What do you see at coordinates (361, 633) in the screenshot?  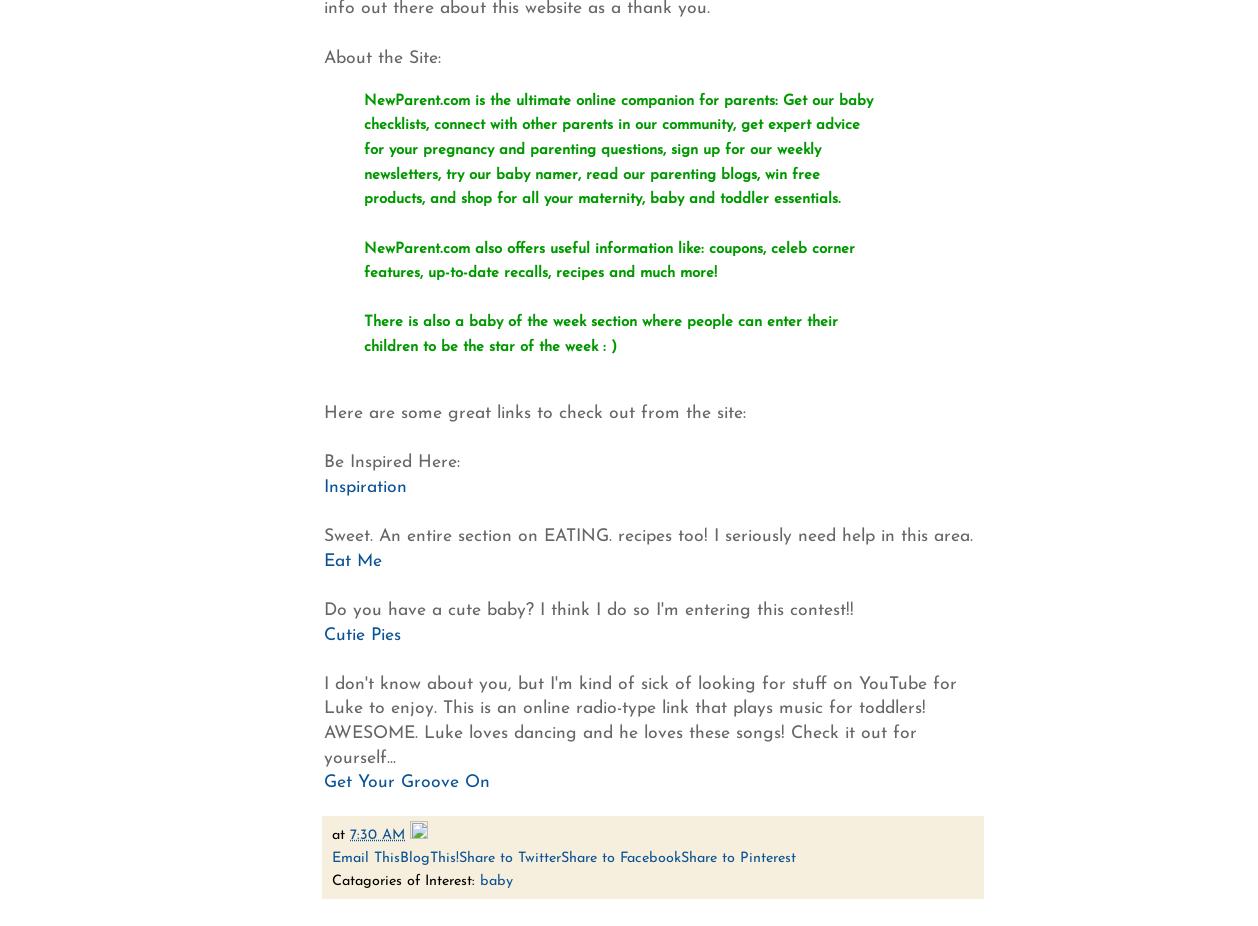 I see `'Cutie Pies'` at bounding box center [361, 633].